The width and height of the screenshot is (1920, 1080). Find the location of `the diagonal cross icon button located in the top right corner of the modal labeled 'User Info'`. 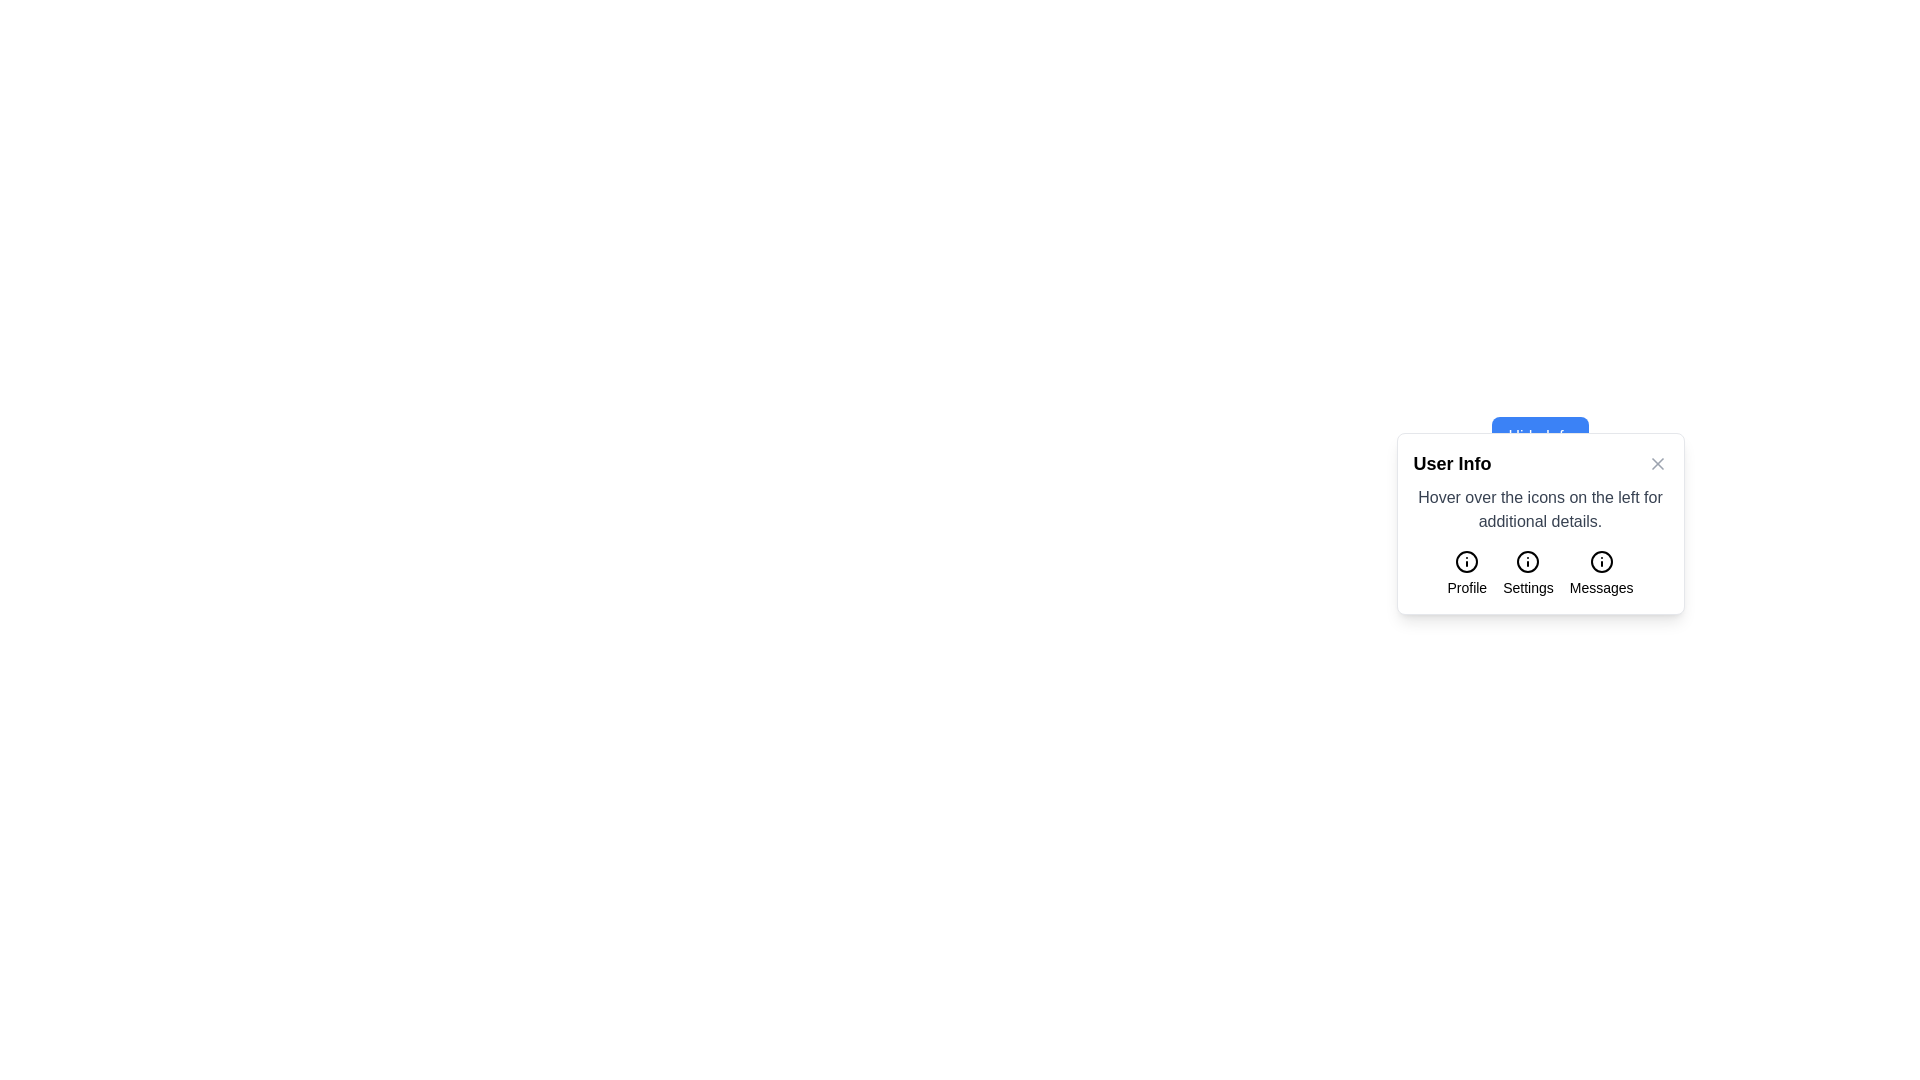

the diagonal cross icon button located in the top right corner of the modal labeled 'User Info' is located at coordinates (1657, 463).